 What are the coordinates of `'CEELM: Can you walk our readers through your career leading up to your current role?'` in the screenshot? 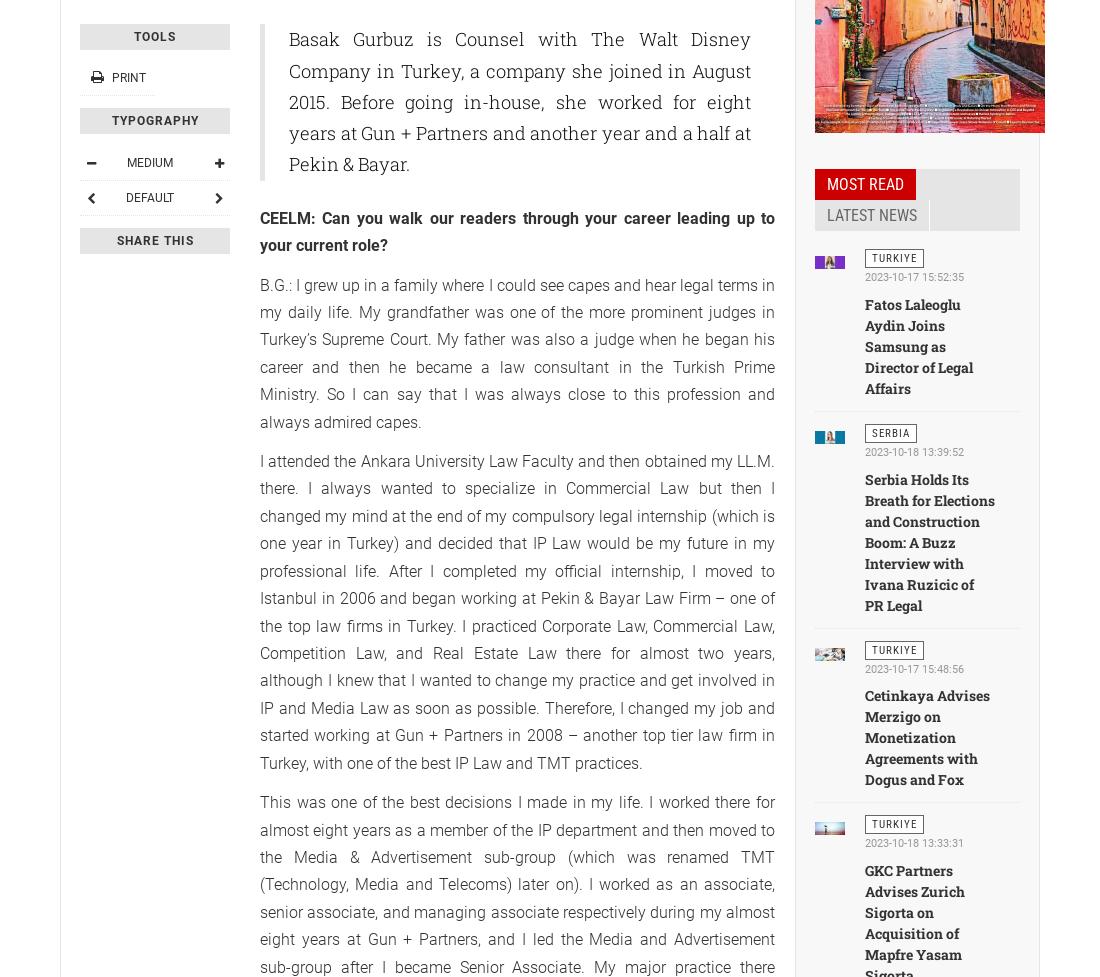 It's located at (517, 230).